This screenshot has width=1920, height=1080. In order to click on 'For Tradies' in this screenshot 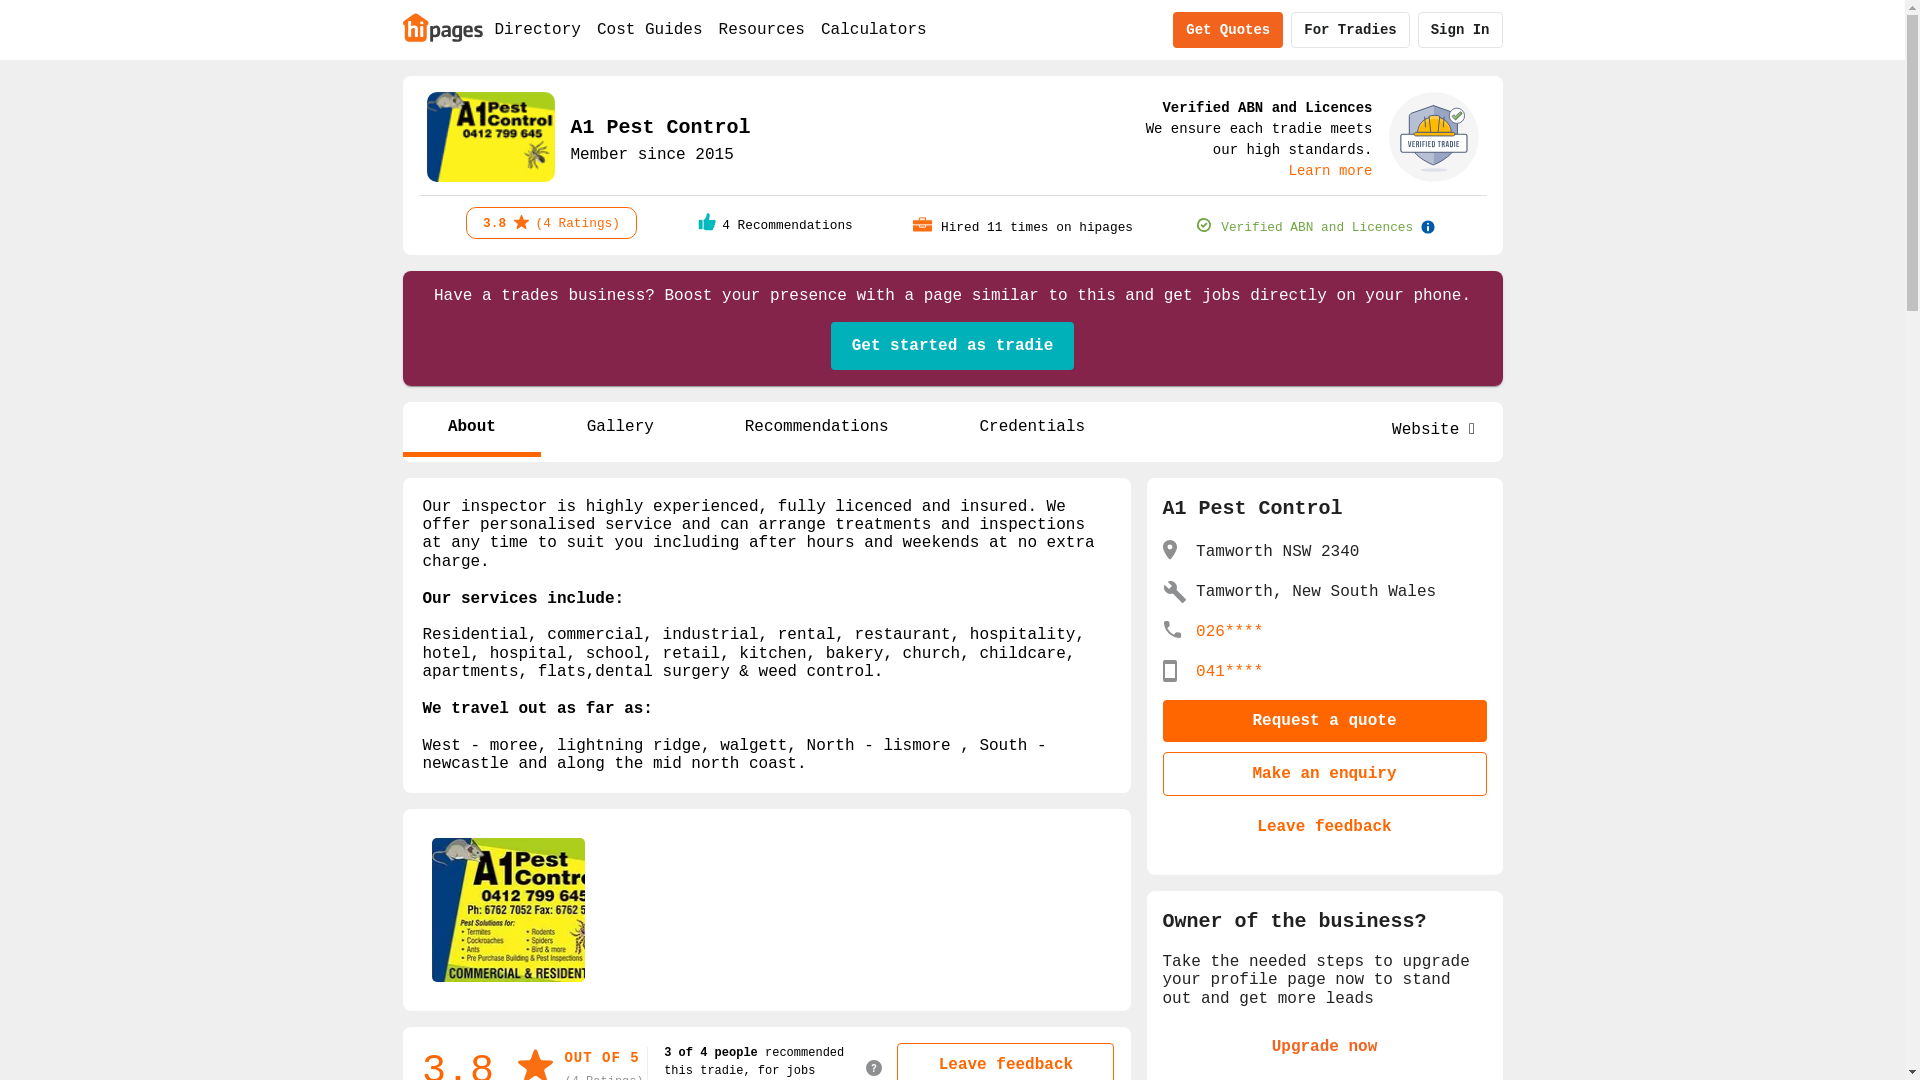, I will do `click(1349, 30)`.